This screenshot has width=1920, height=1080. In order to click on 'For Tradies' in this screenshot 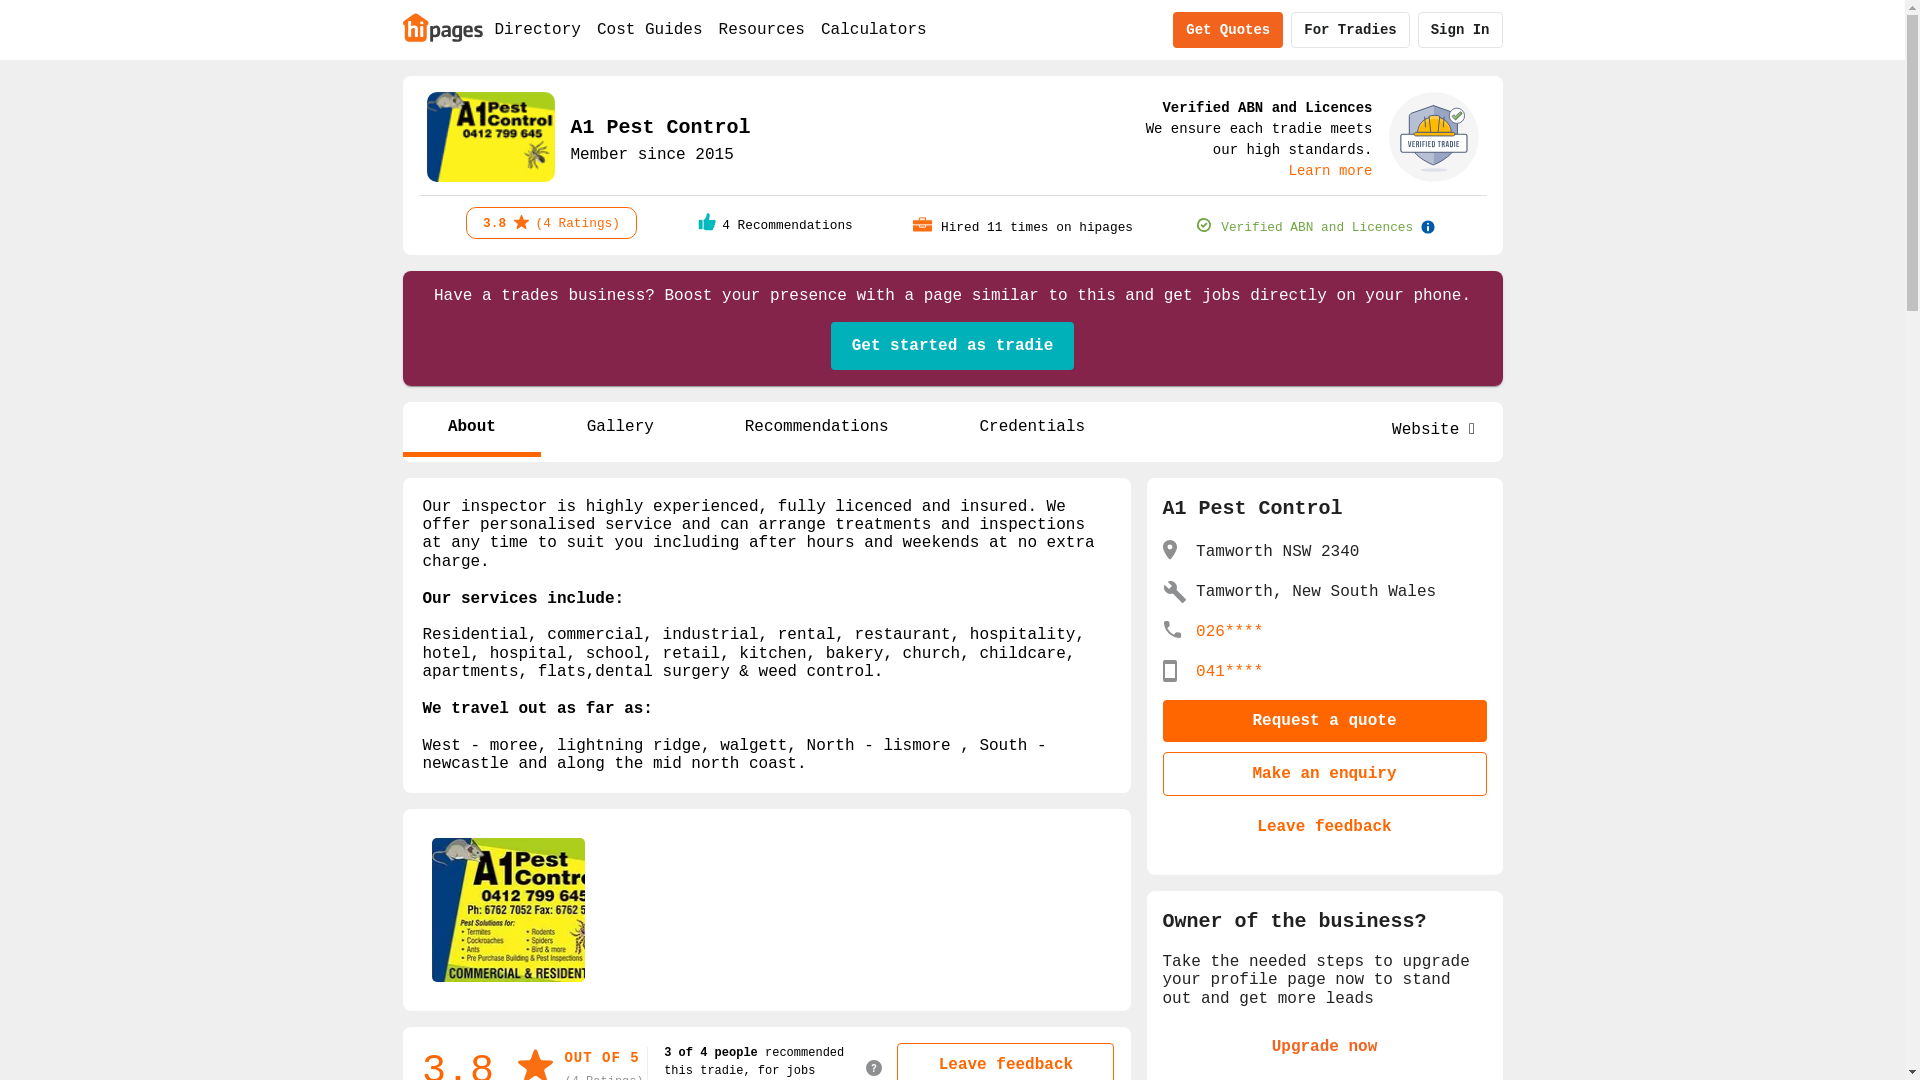, I will do `click(1349, 30)`.